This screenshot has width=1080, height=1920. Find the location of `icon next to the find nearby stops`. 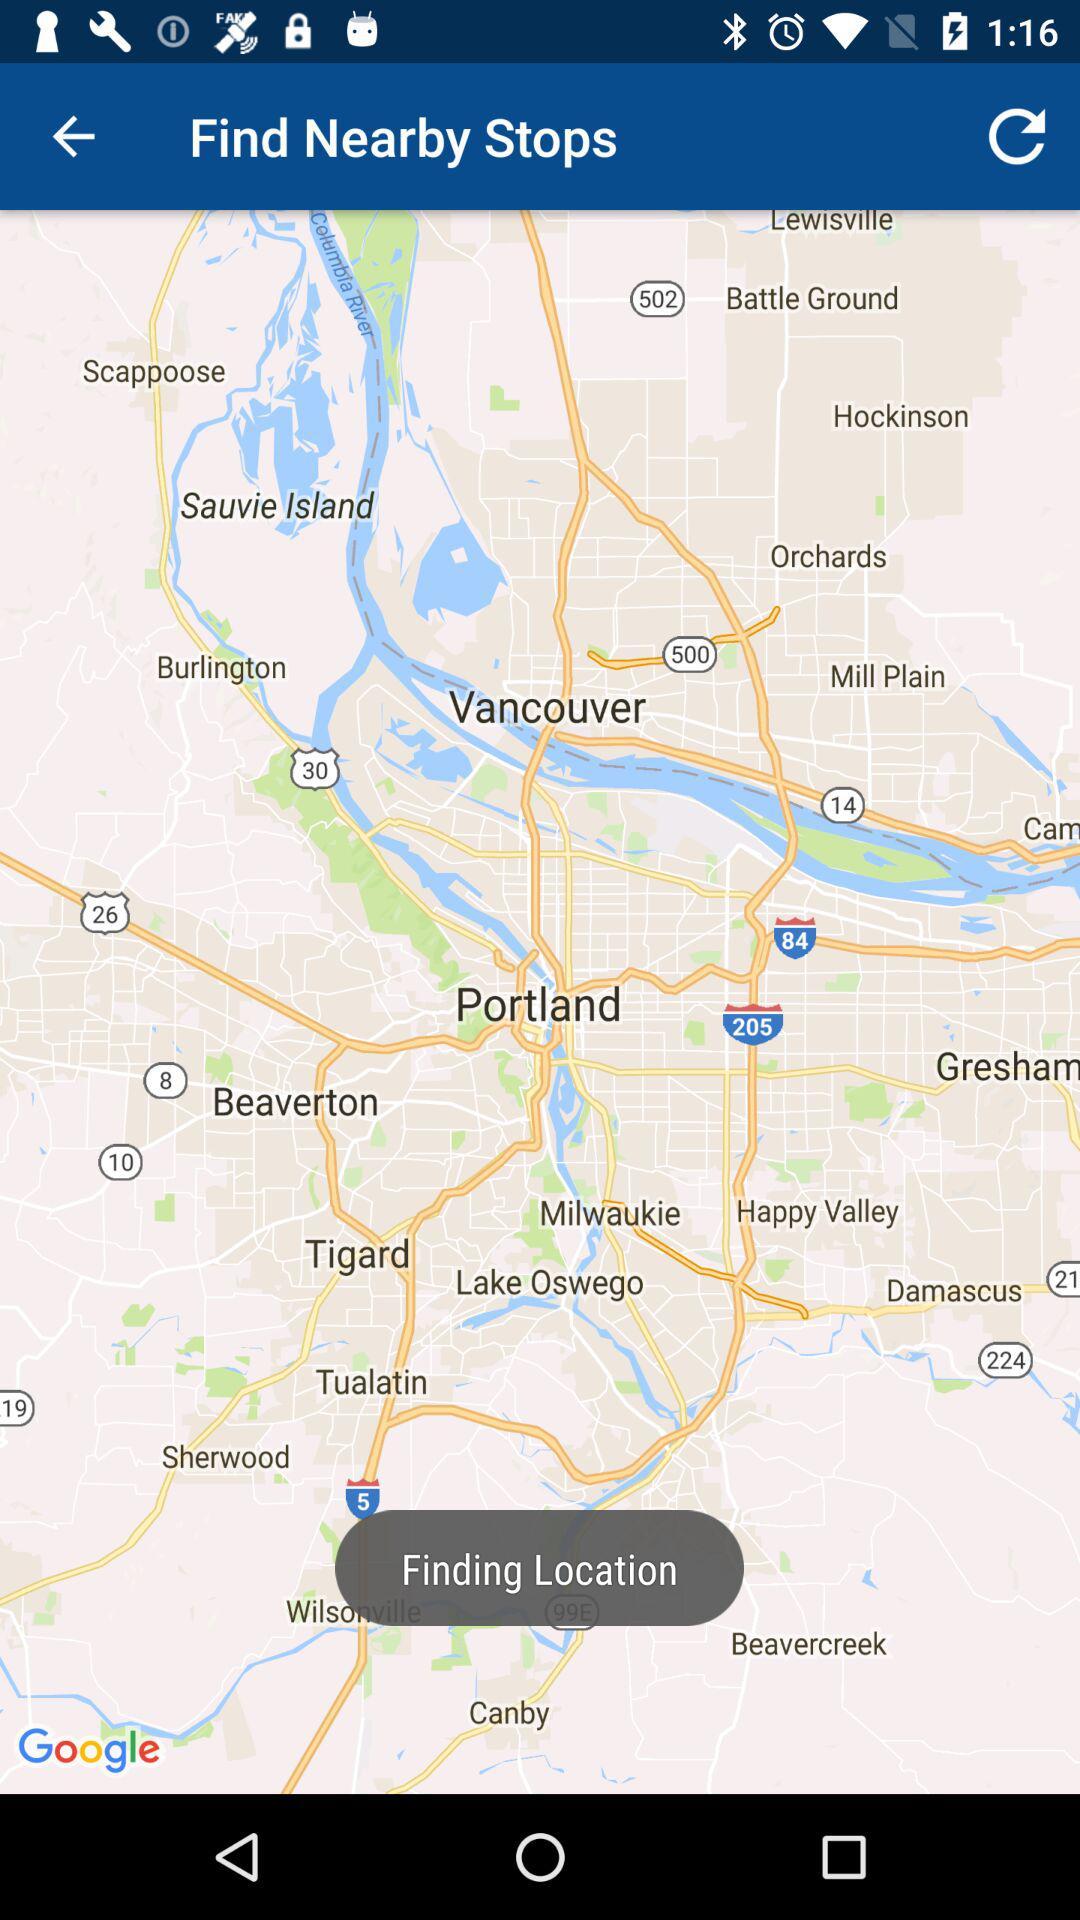

icon next to the find nearby stops is located at coordinates (72, 135).